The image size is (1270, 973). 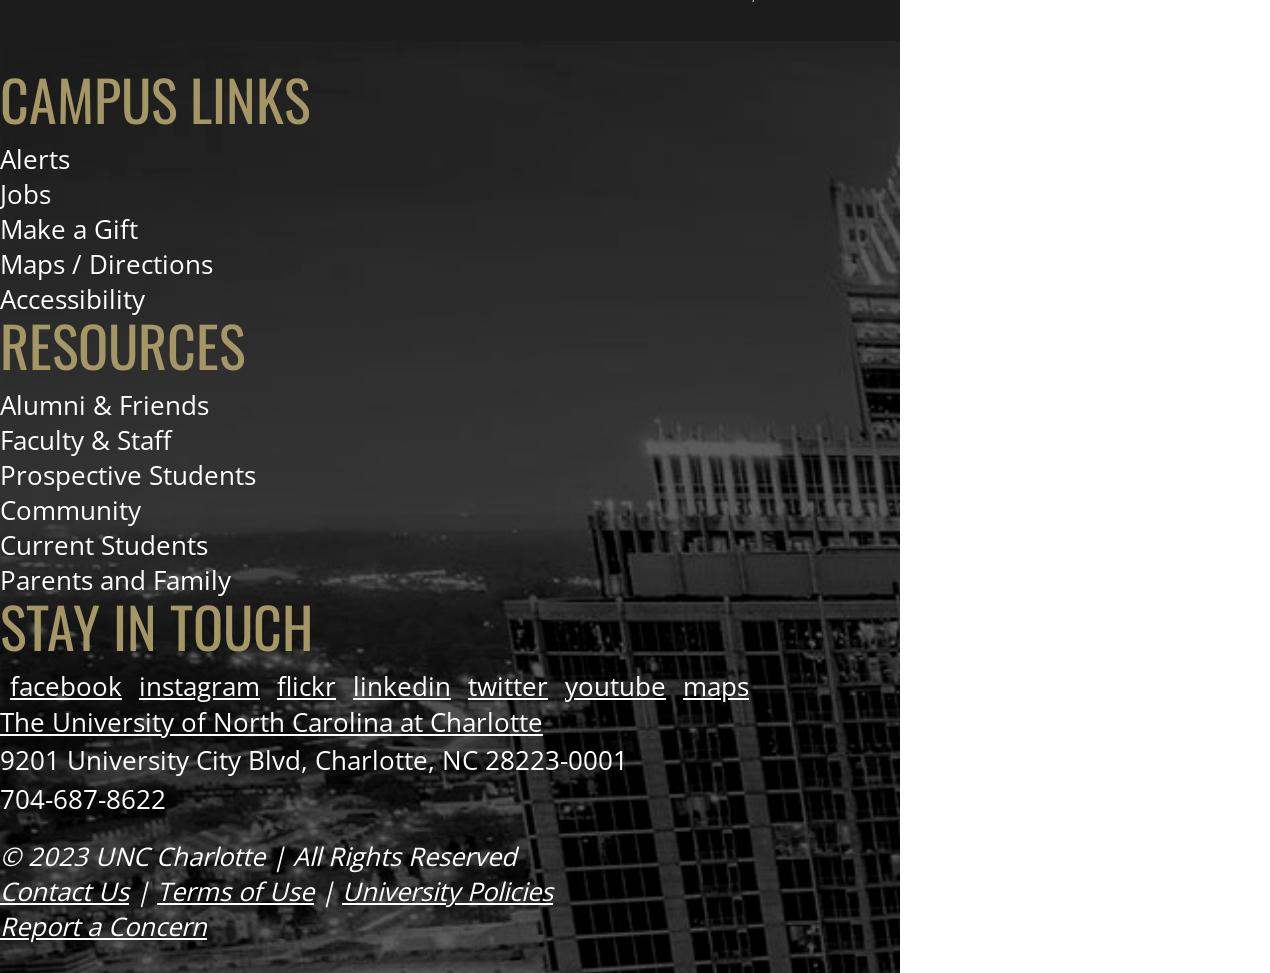 I want to click on 'Report a Concern', so click(x=0, y=925).